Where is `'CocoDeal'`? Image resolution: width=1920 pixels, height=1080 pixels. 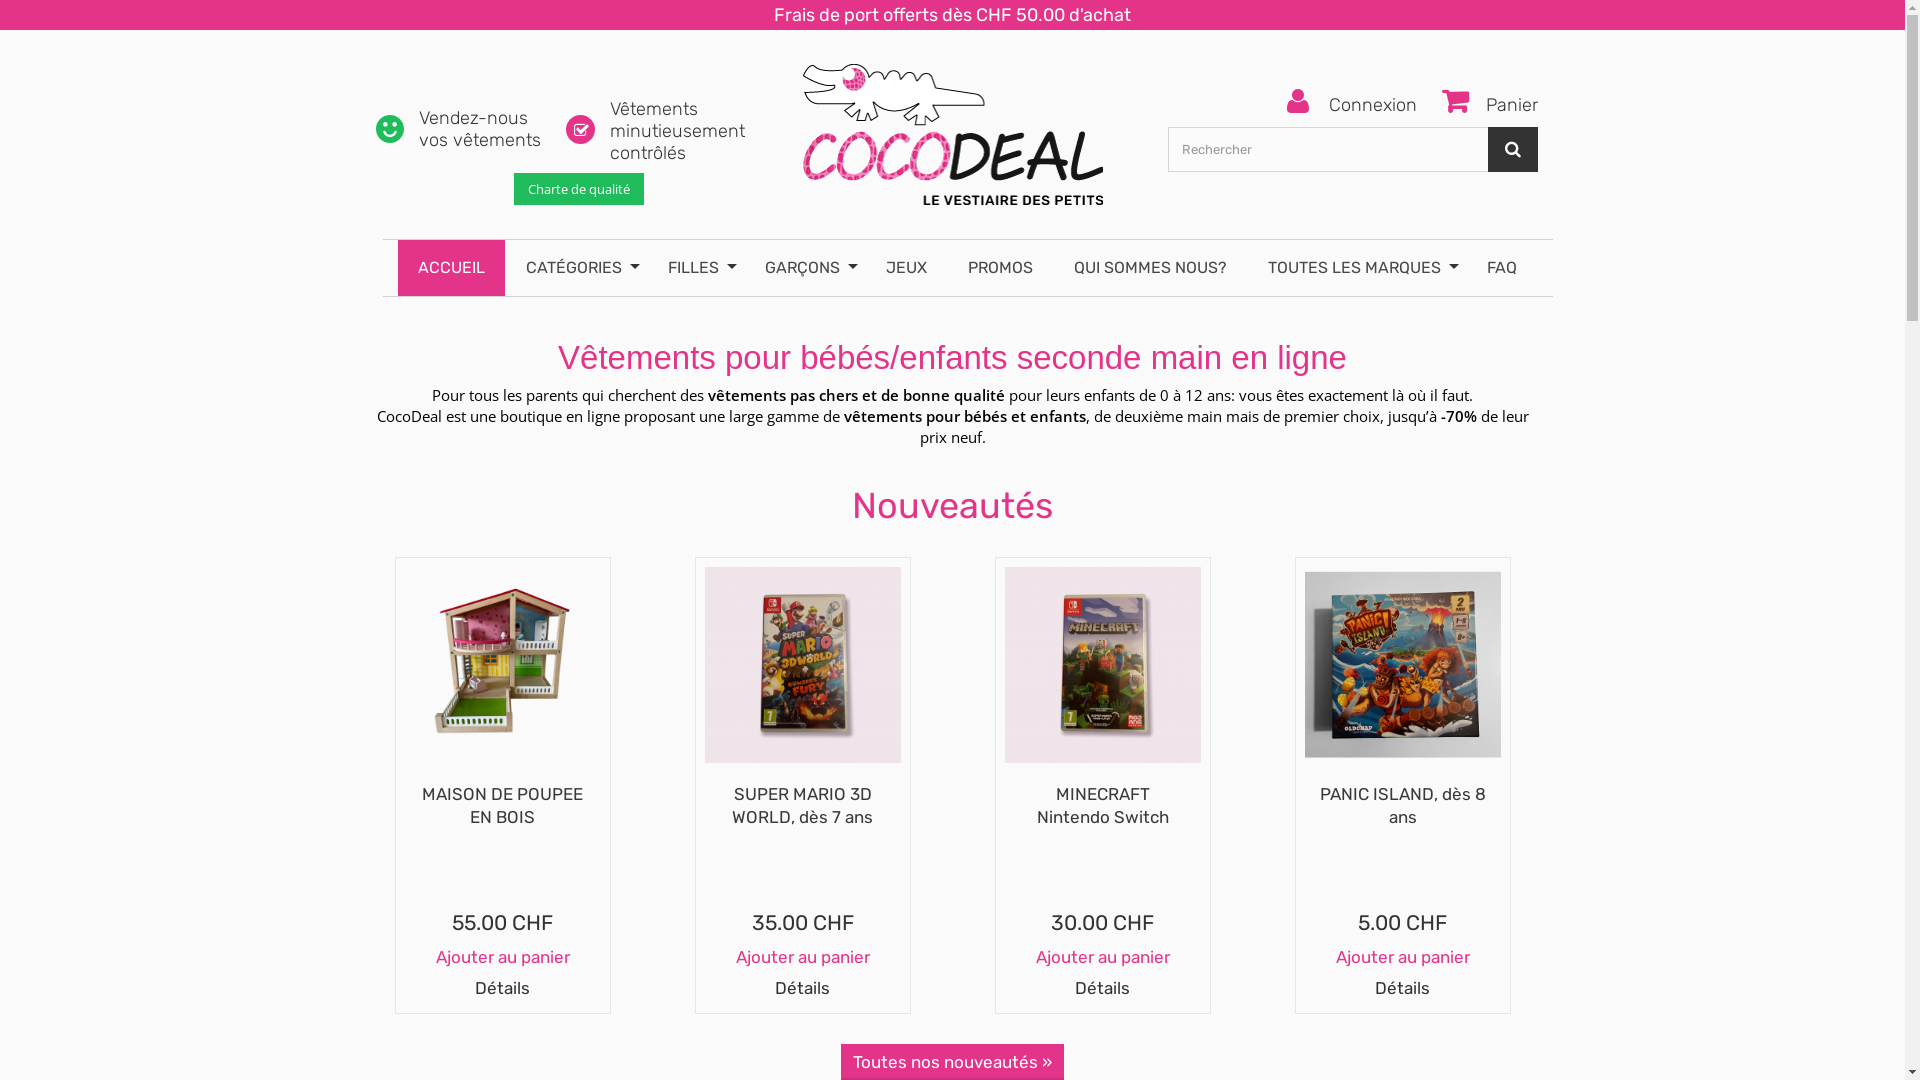
'CocoDeal' is located at coordinates (950, 124).